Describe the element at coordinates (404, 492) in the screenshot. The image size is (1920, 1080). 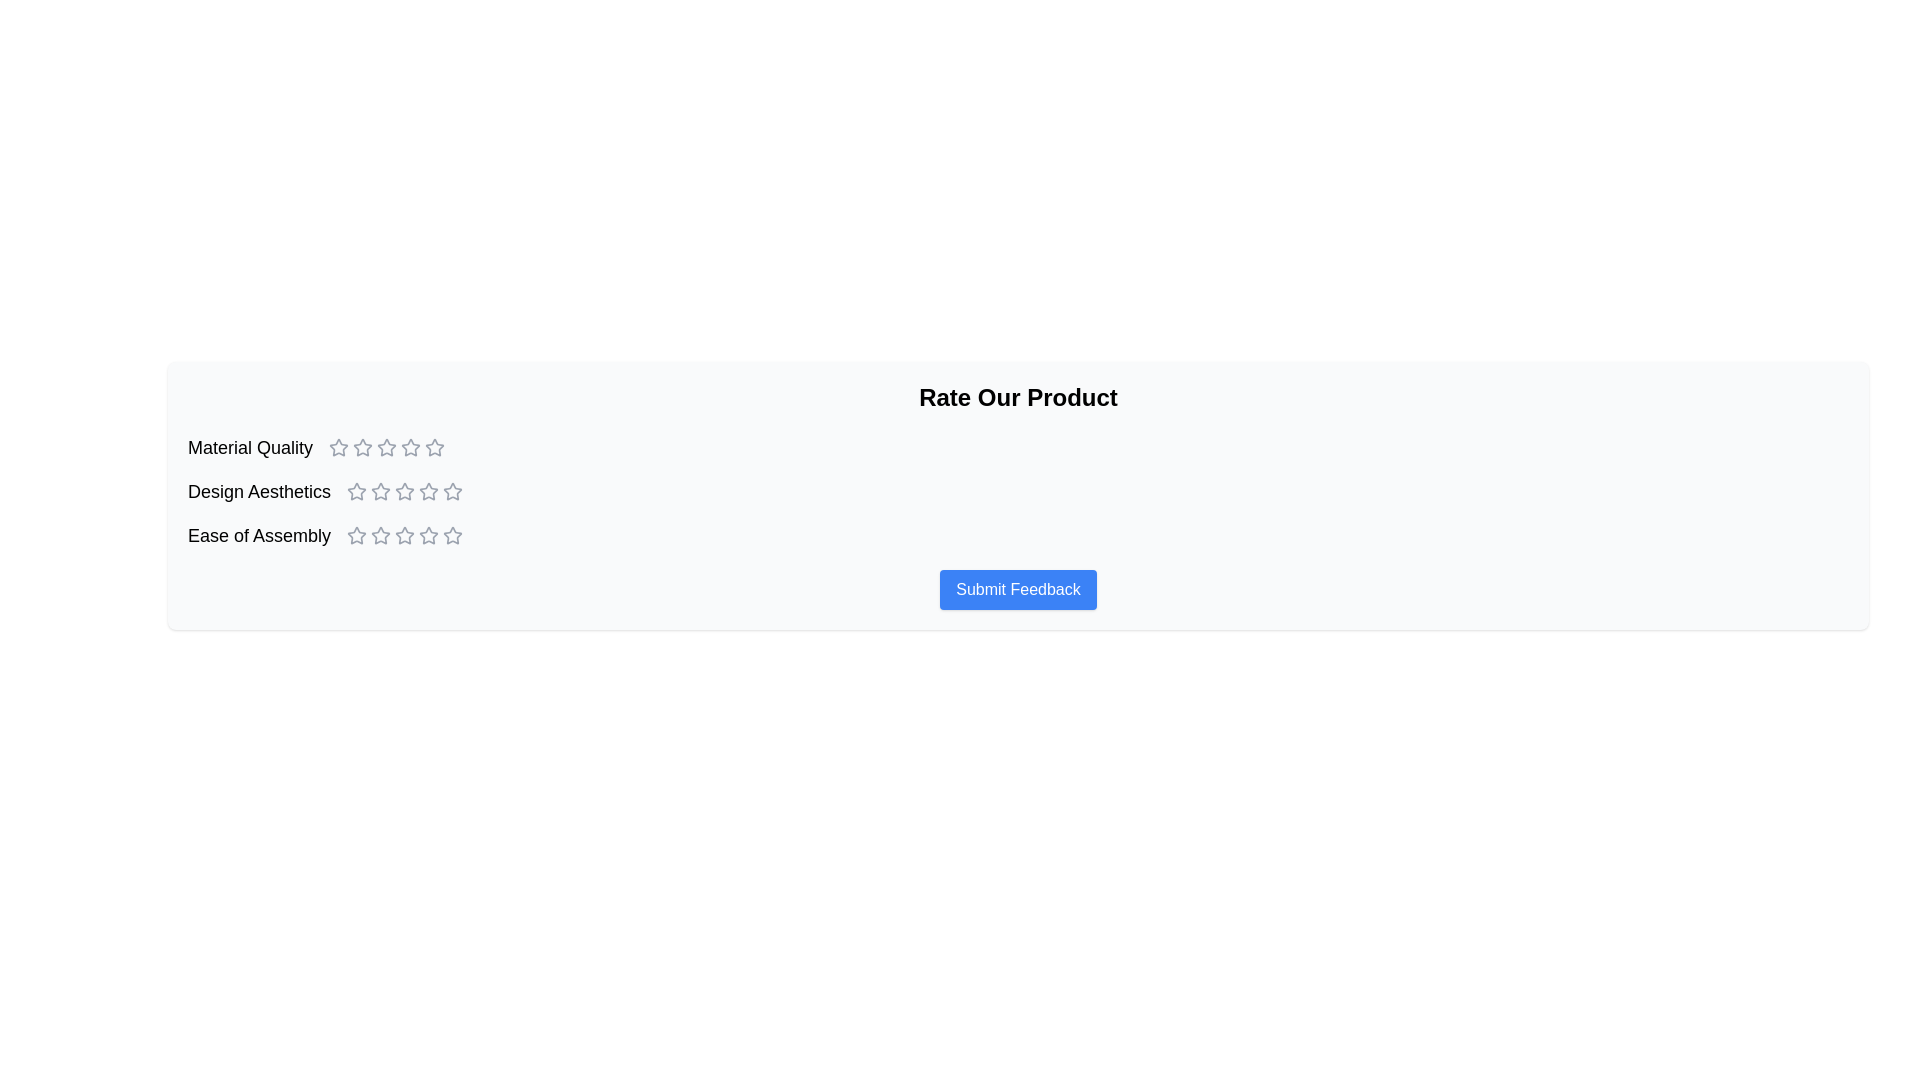
I see `the third star in the 'Design Aesthetics' rating system` at that location.